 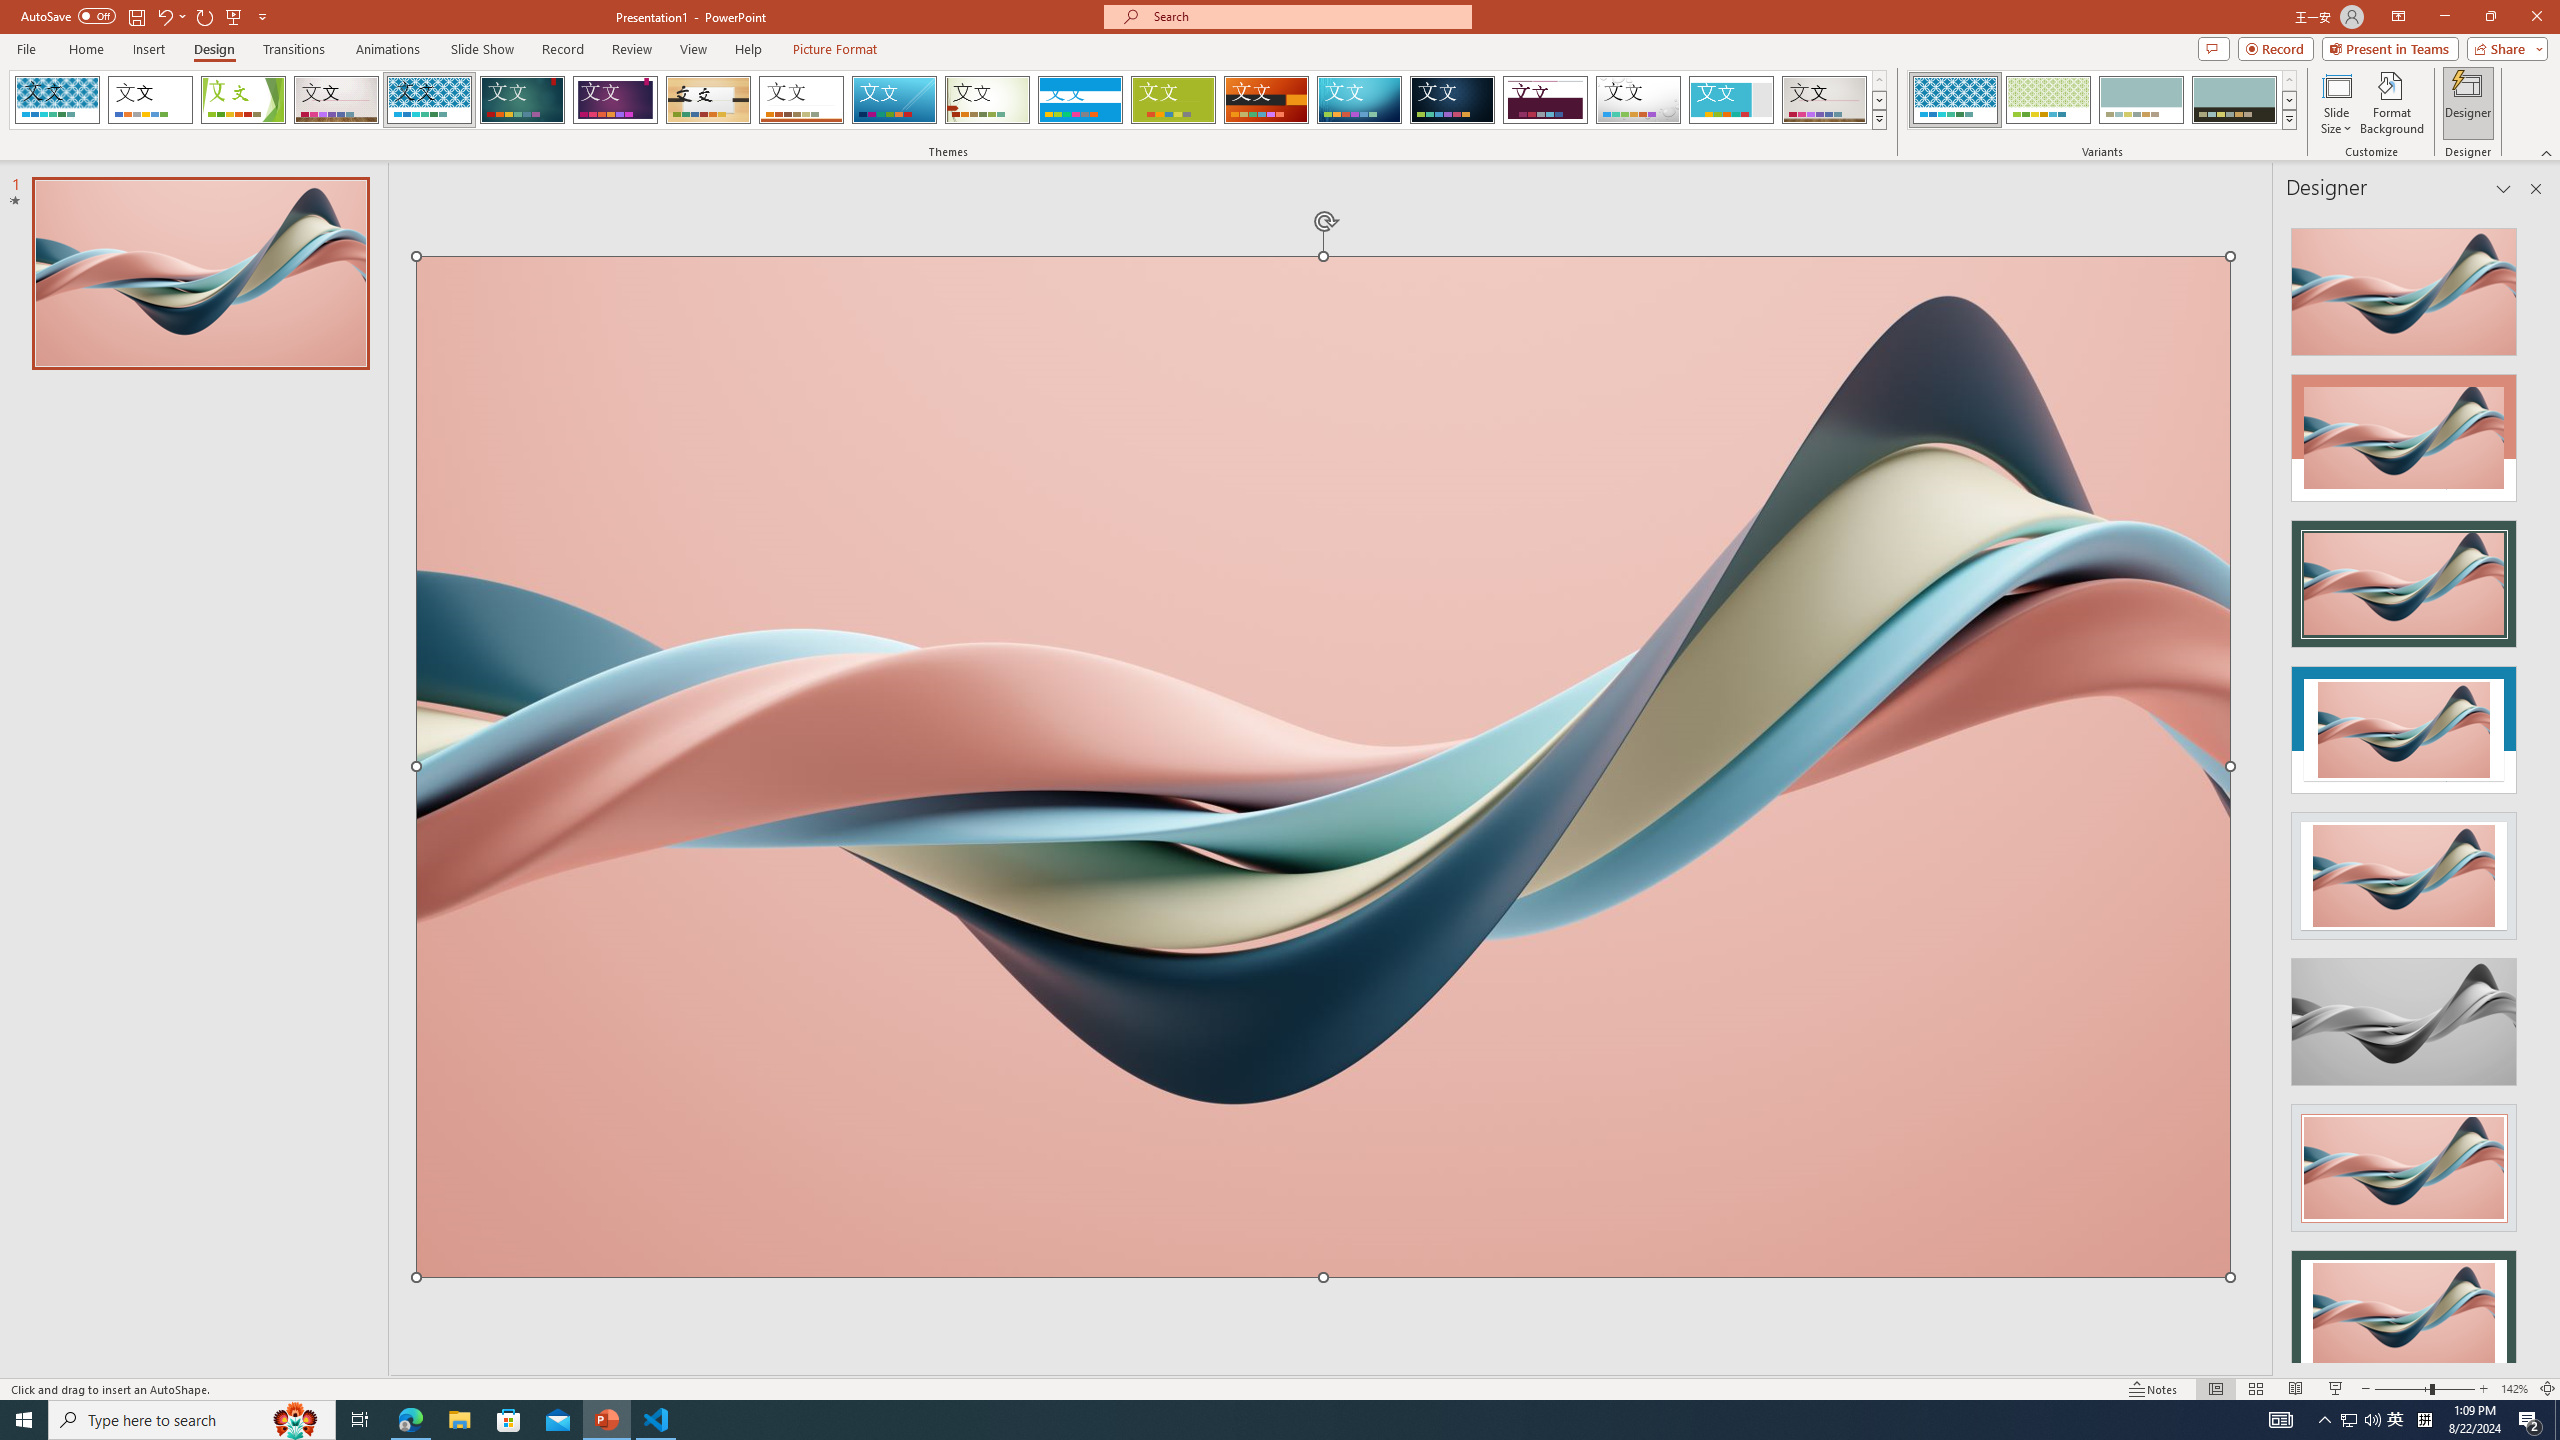 What do you see at coordinates (2402, 284) in the screenshot?
I see `'Recommended Design: Design Idea'` at bounding box center [2402, 284].